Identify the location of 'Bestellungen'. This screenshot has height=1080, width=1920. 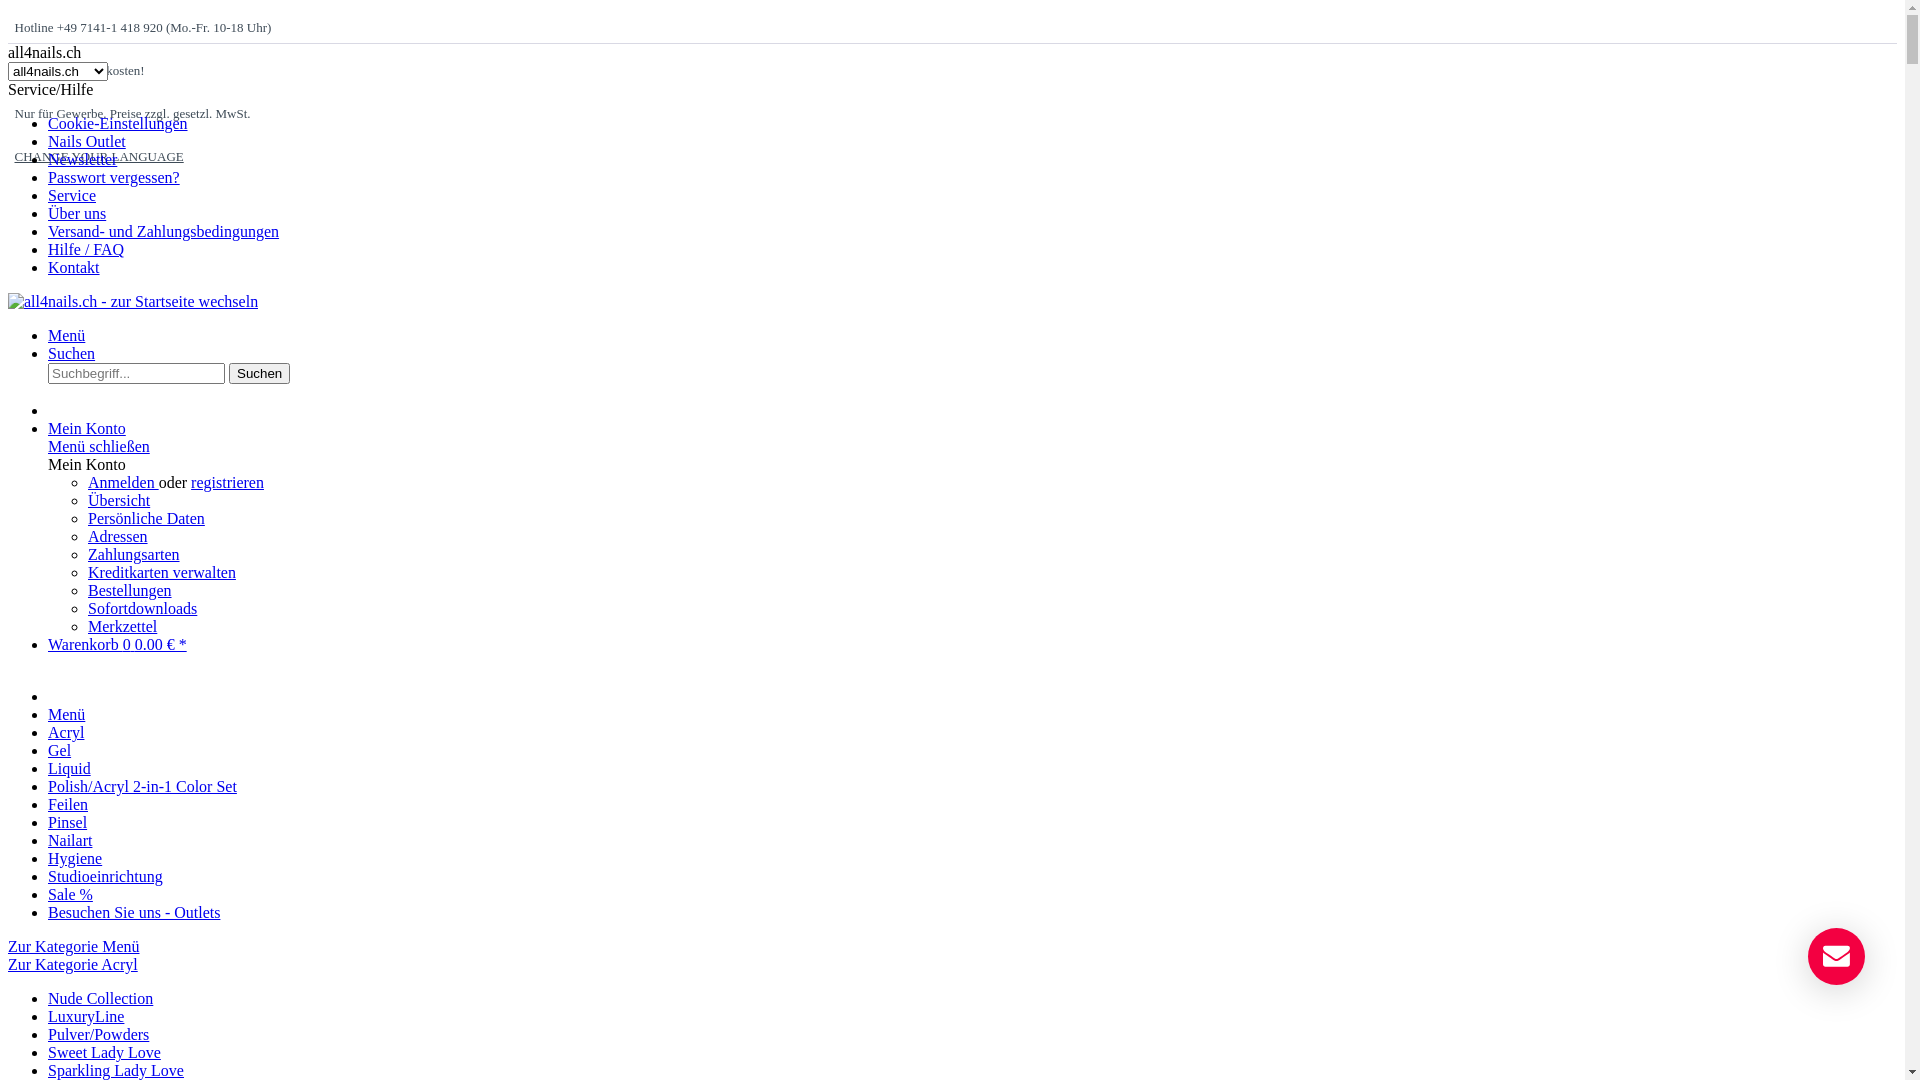
(128, 589).